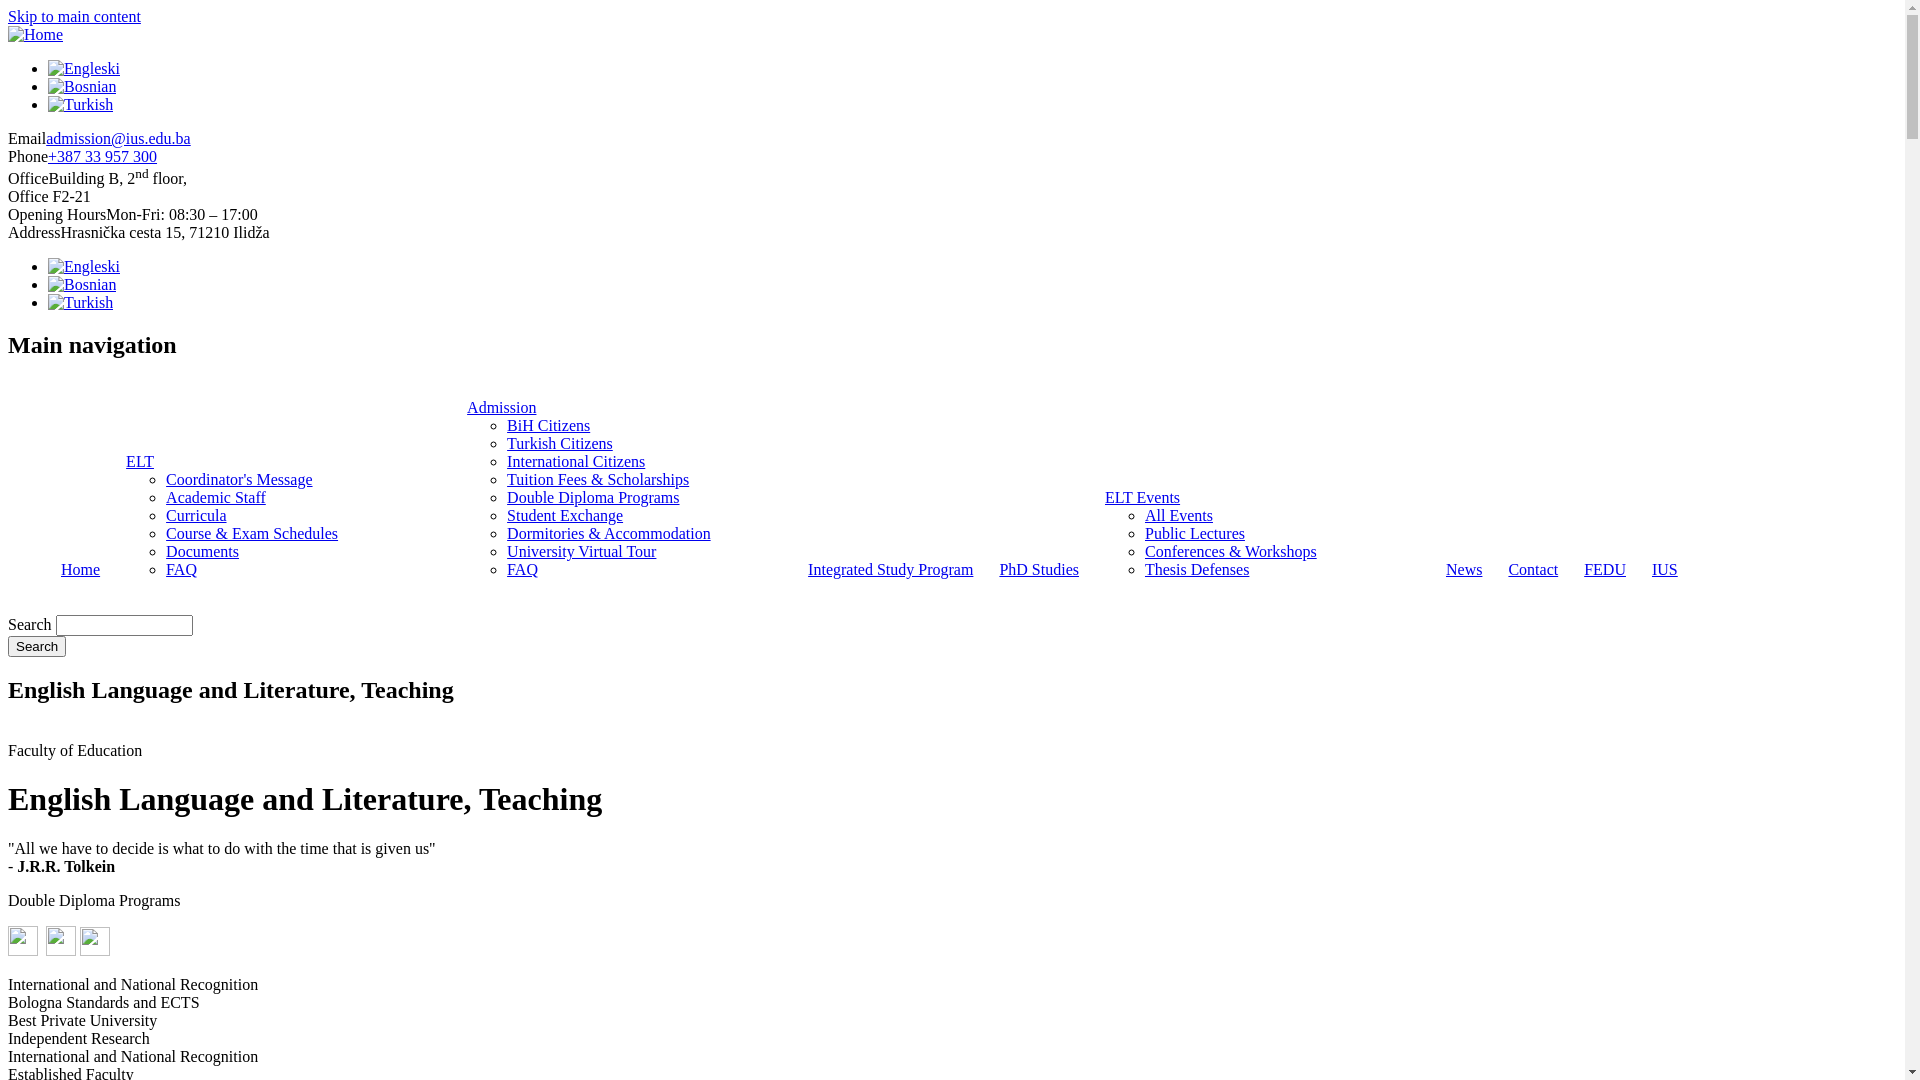 This screenshot has width=1920, height=1080. Describe the element at coordinates (61, 949) in the screenshot. I see `'    '` at that location.